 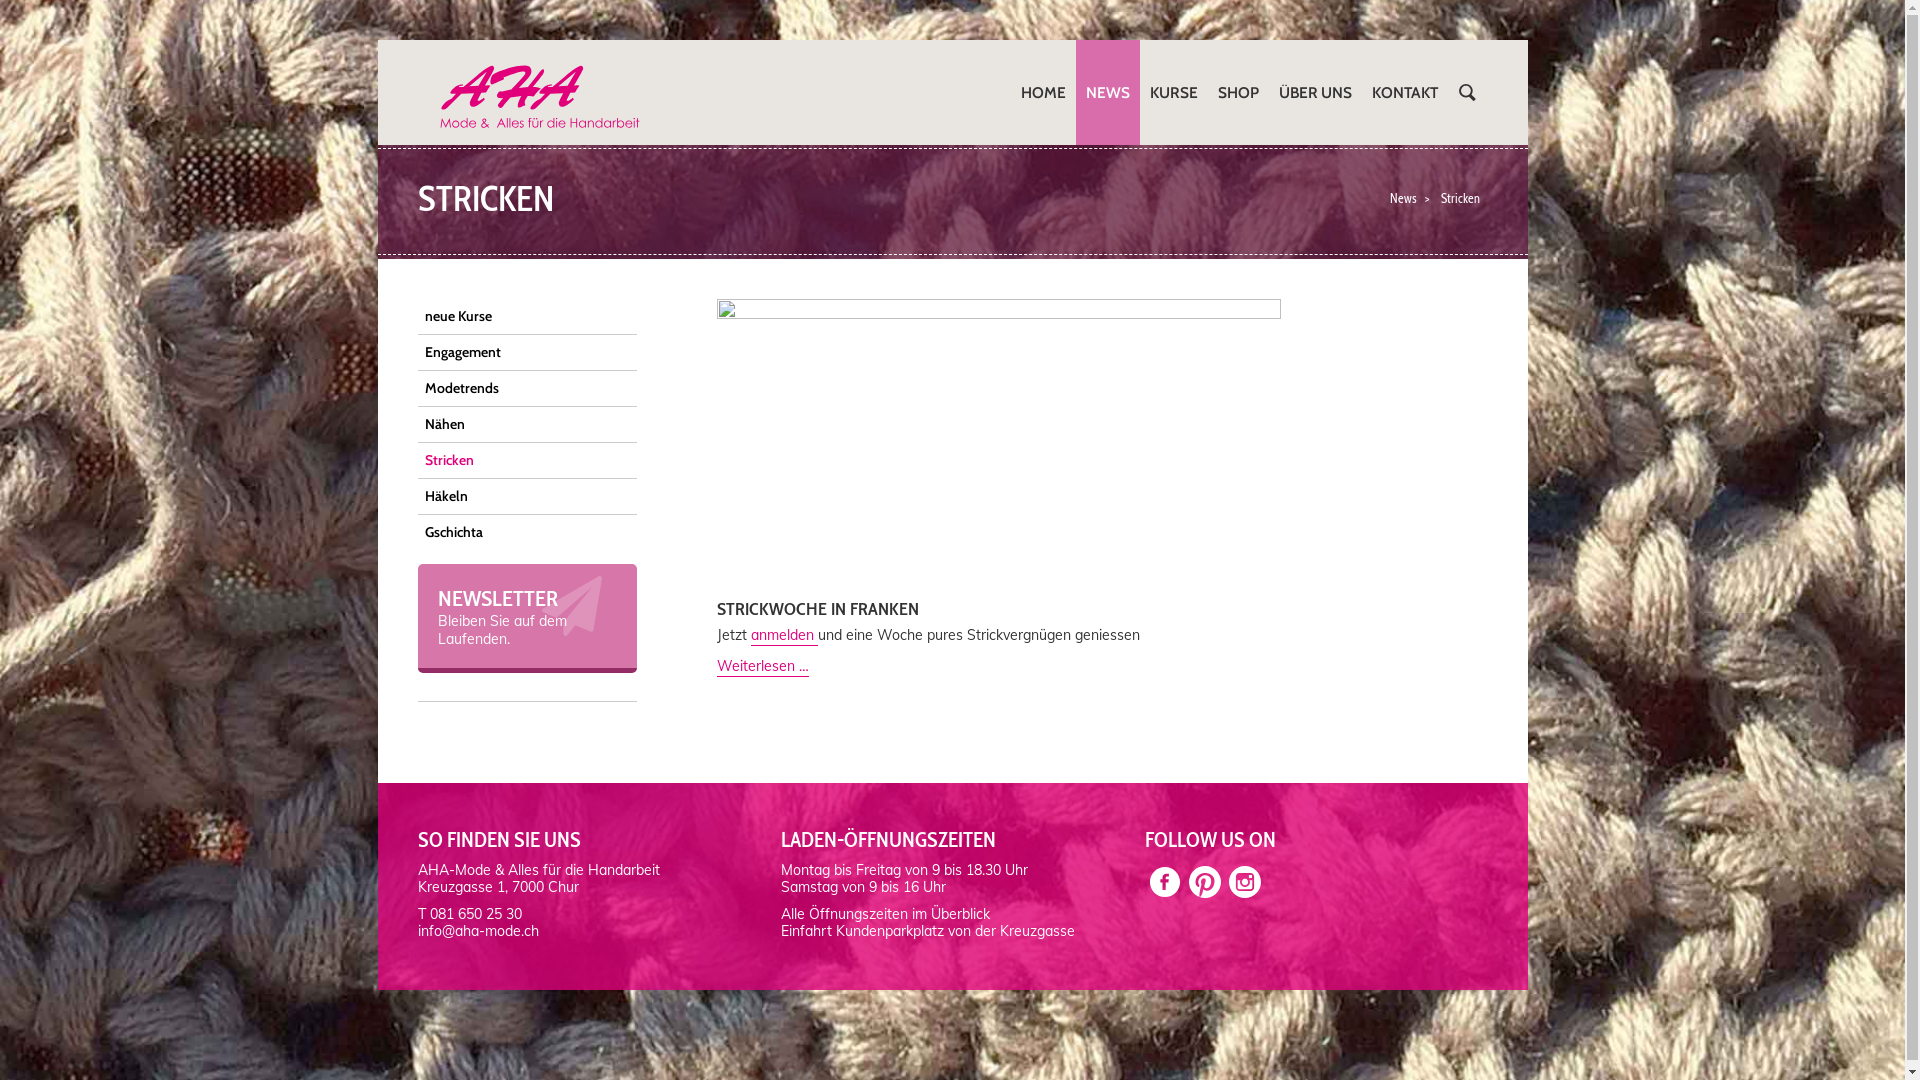 I want to click on 'Modetrends', so click(x=527, y=389).